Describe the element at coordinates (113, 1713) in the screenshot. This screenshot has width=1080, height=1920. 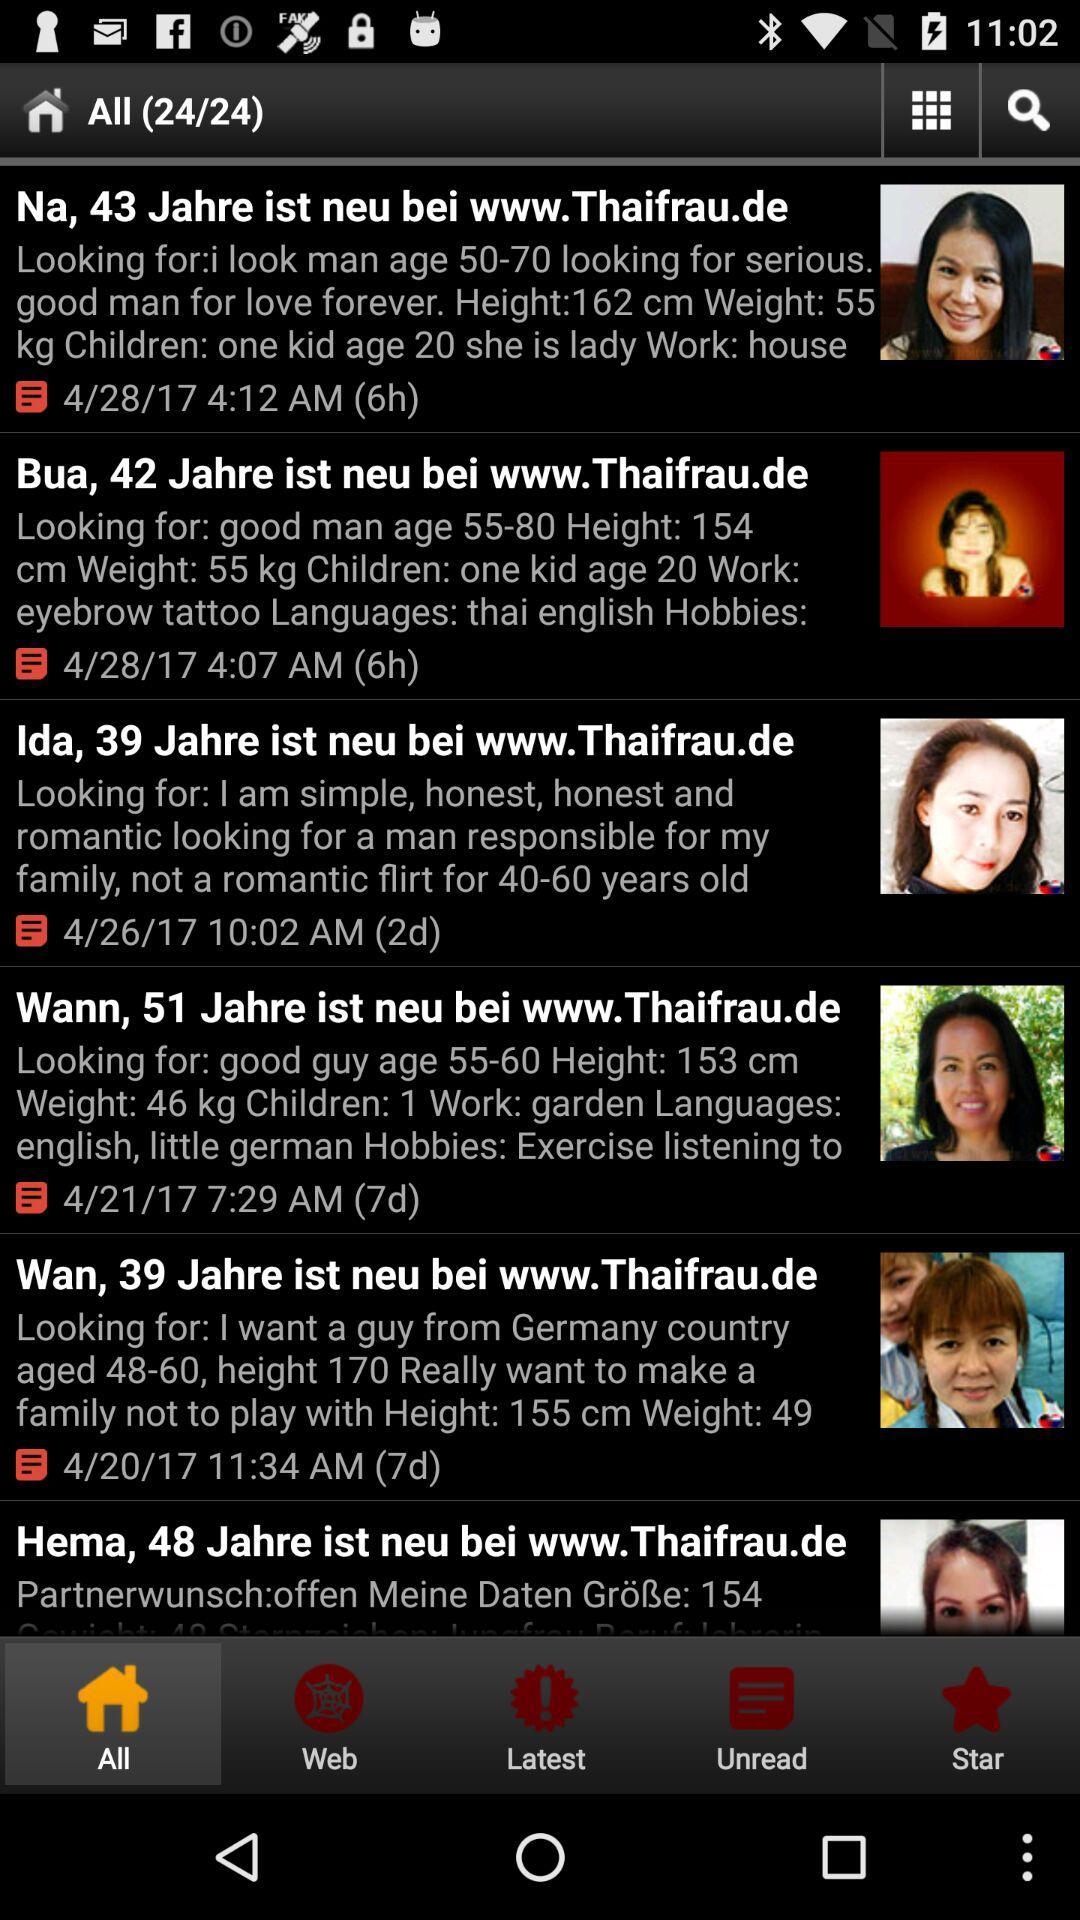
I see `icon below partnerwunsch offen meine item` at that location.